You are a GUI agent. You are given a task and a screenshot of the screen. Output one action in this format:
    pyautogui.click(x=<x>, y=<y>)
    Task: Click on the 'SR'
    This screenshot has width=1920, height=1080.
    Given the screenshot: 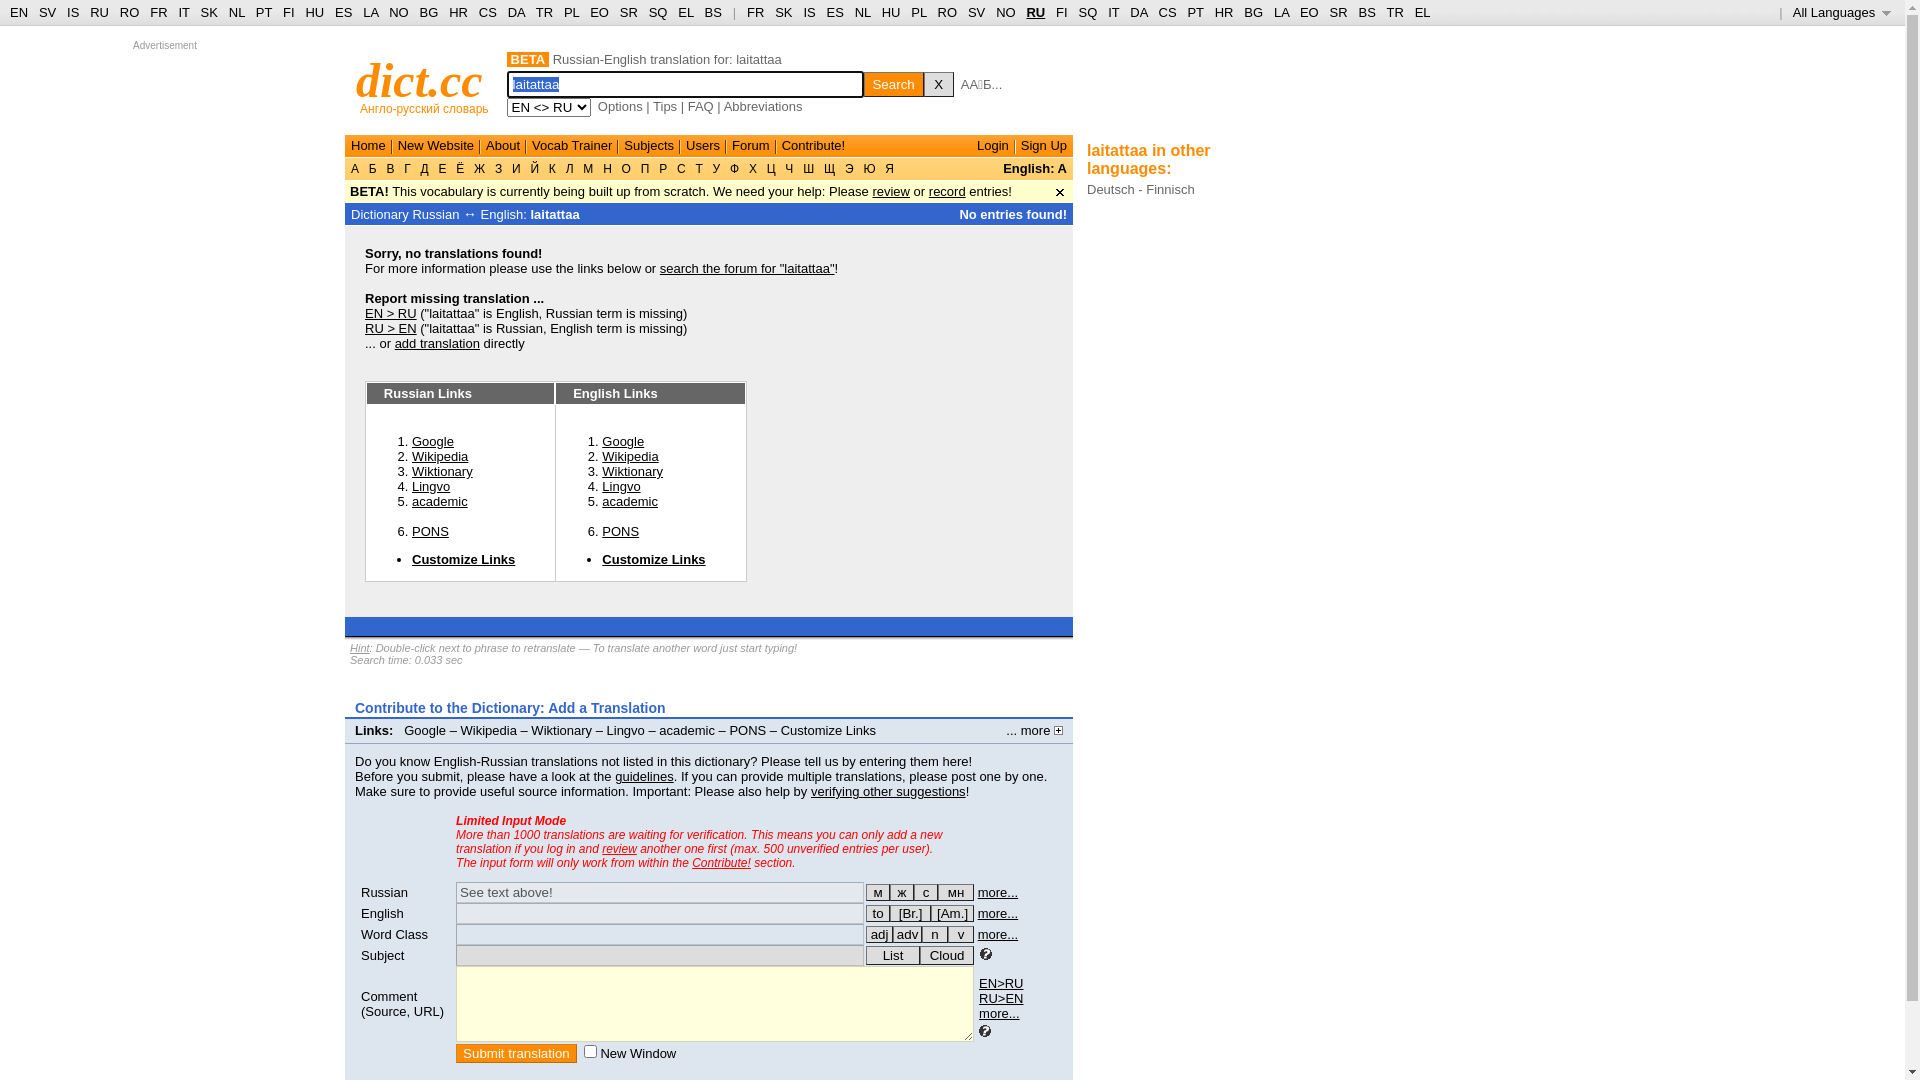 What is the action you would take?
    pyautogui.click(x=618, y=12)
    